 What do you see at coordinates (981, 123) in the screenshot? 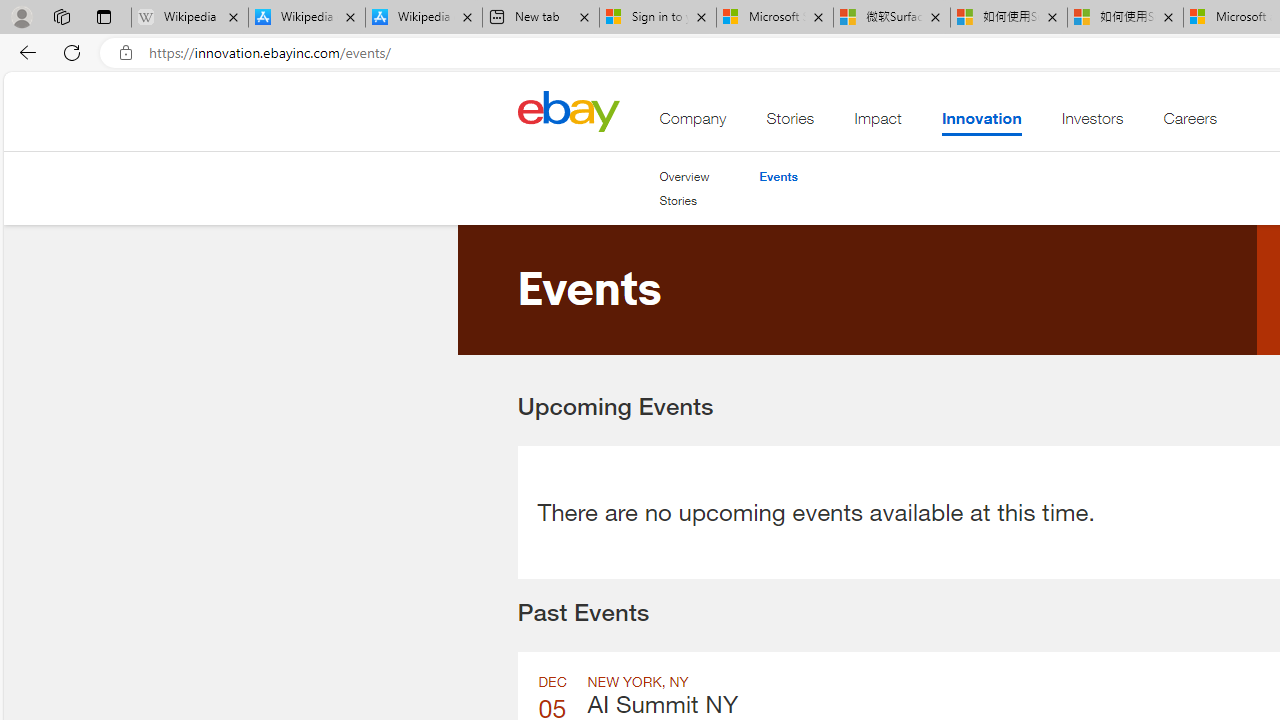
I see `'Innovation . This is the current section.'` at bounding box center [981, 123].